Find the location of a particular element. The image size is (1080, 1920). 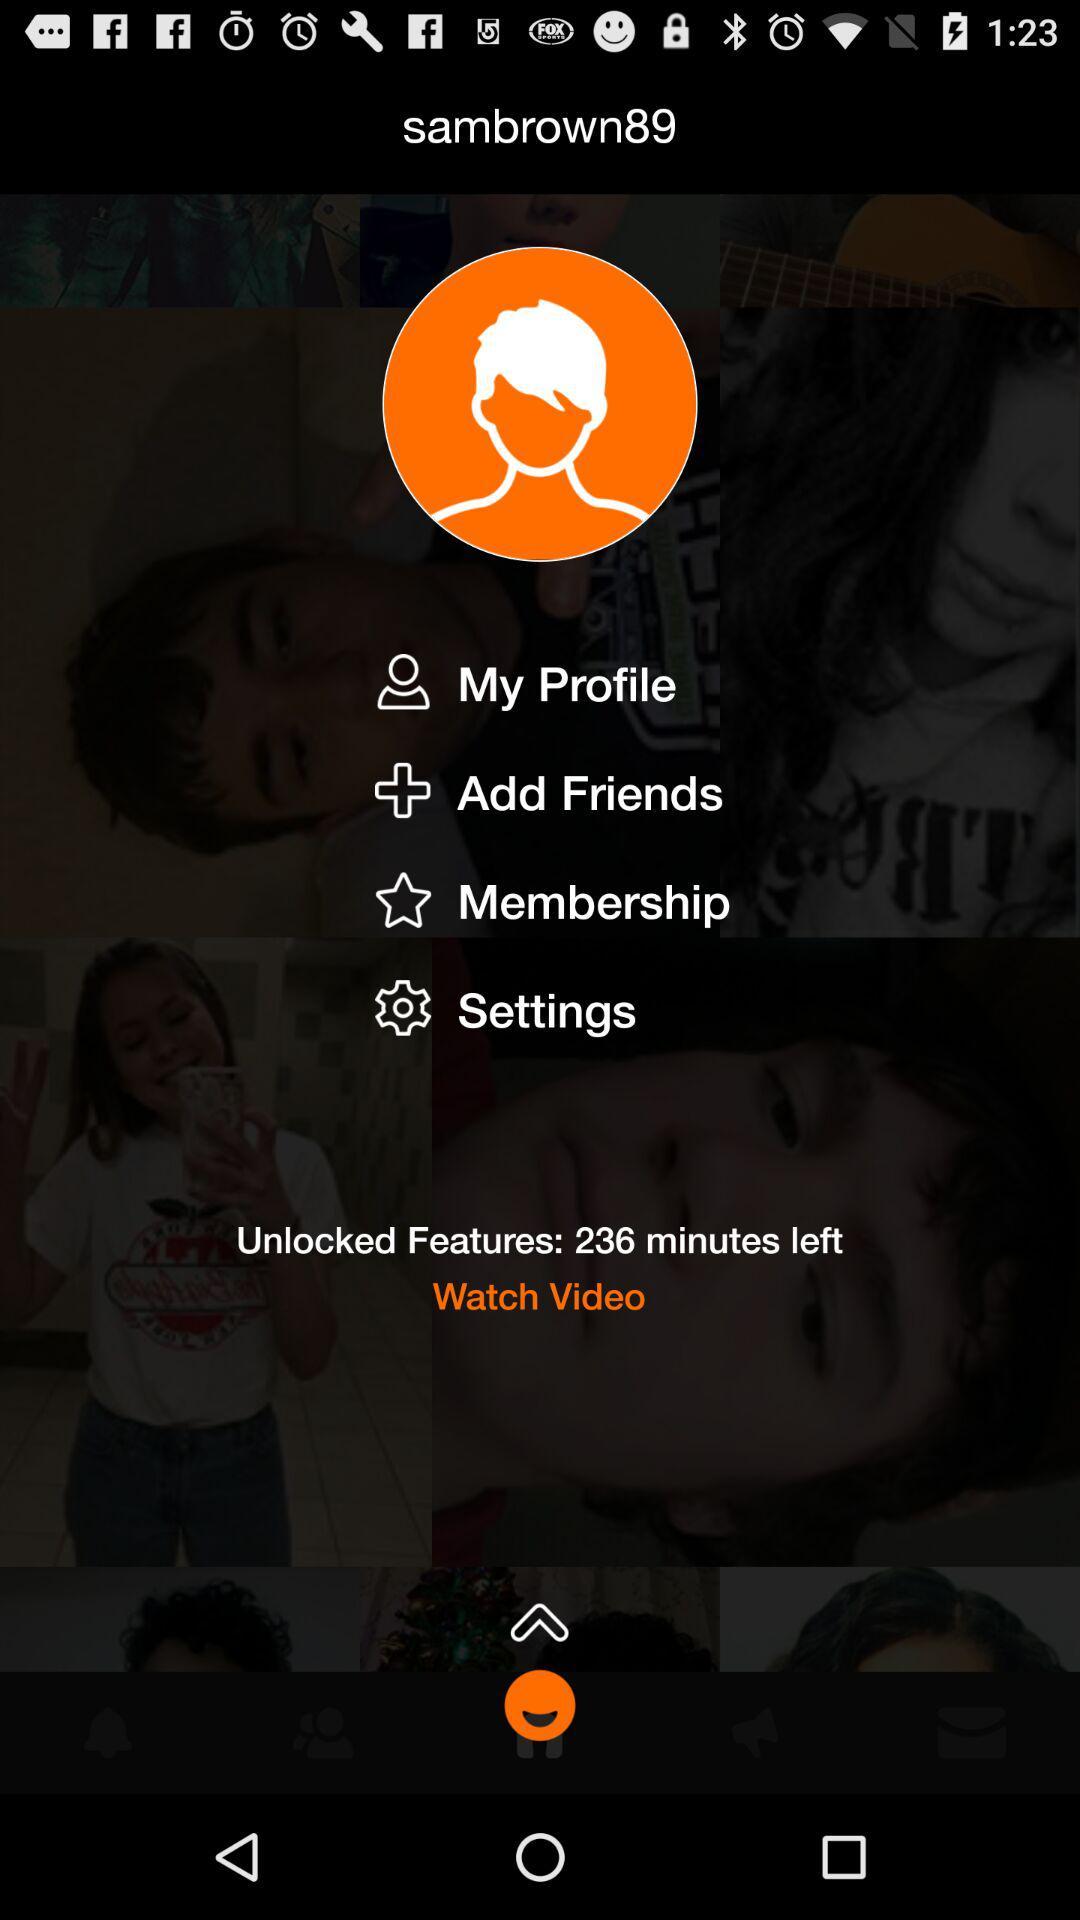

profile image is located at coordinates (540, 403).